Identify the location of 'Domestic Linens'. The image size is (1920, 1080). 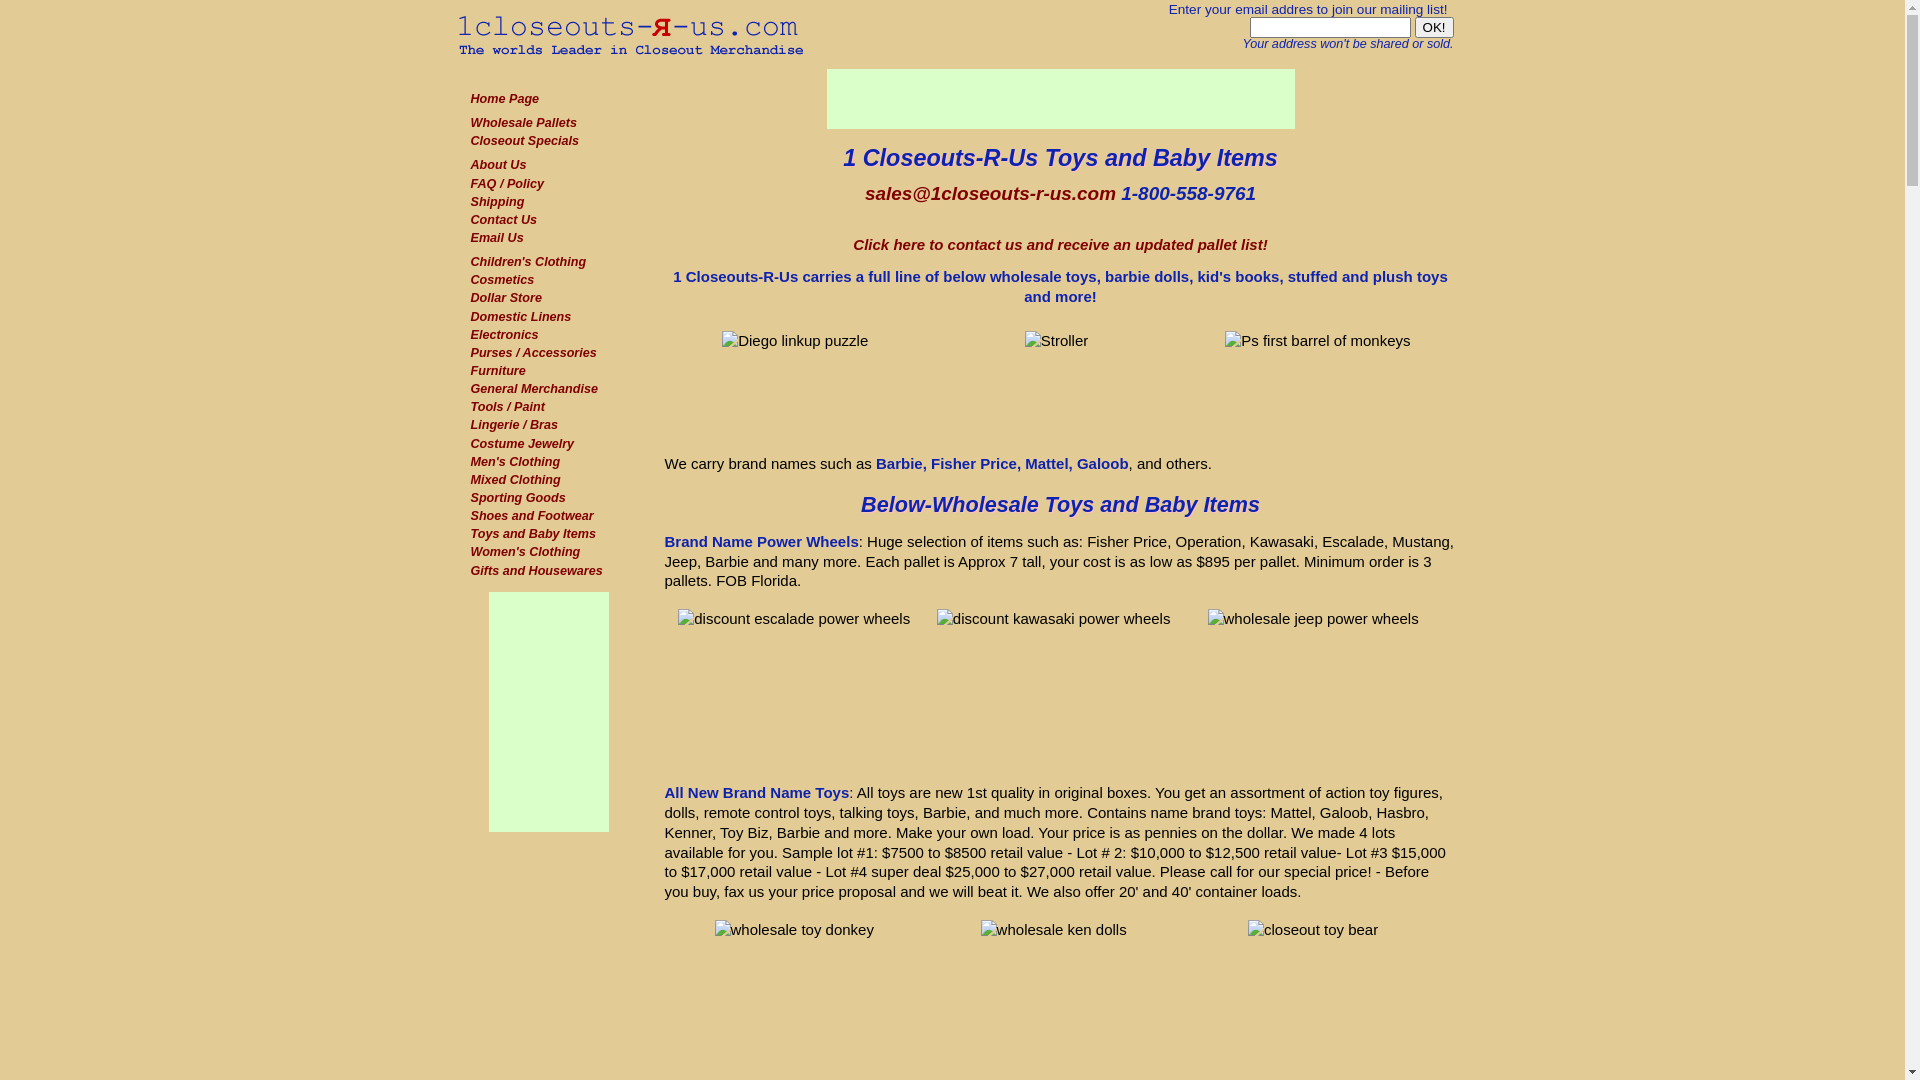
(469, 315).